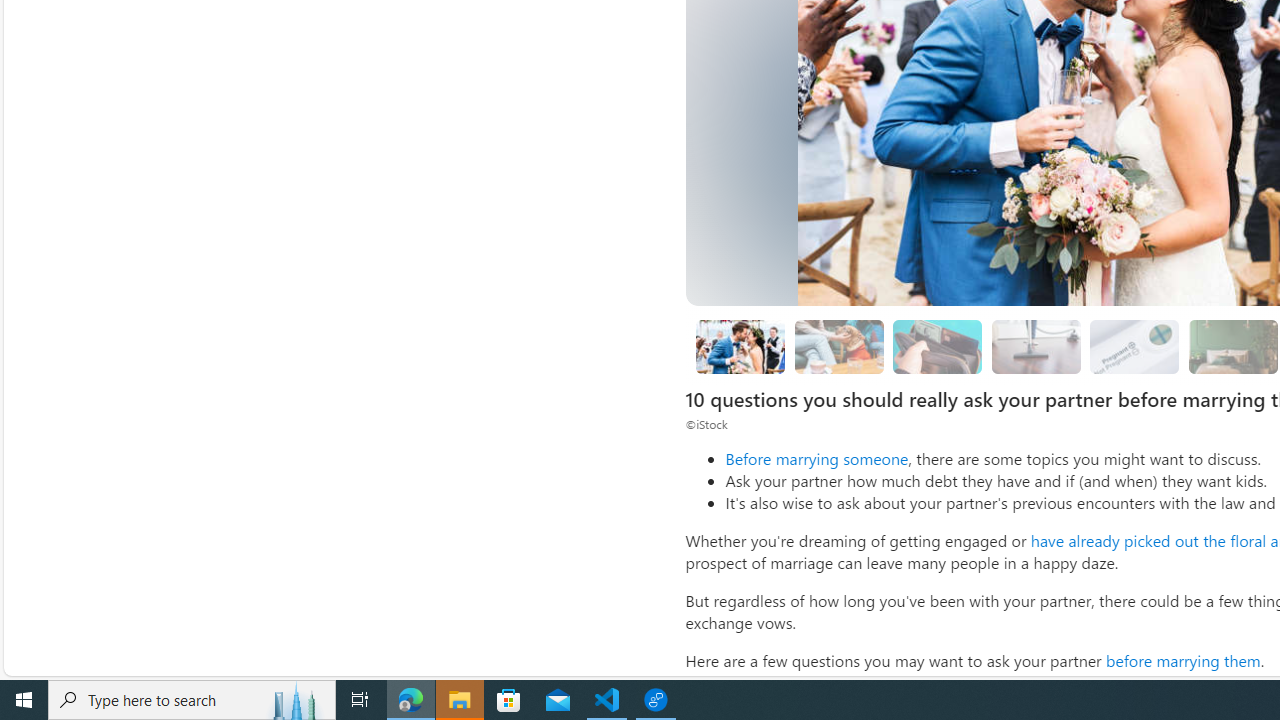 This screenshot has height=720, width=1280. I want to click on 'Class: progress', so click(1134, 342).